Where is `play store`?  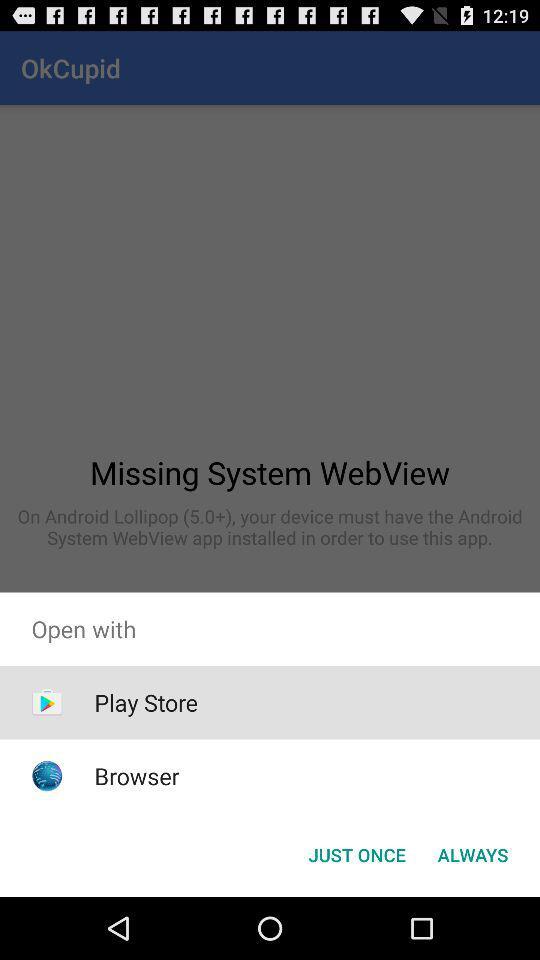 play store is located at coordinates (145, 702).